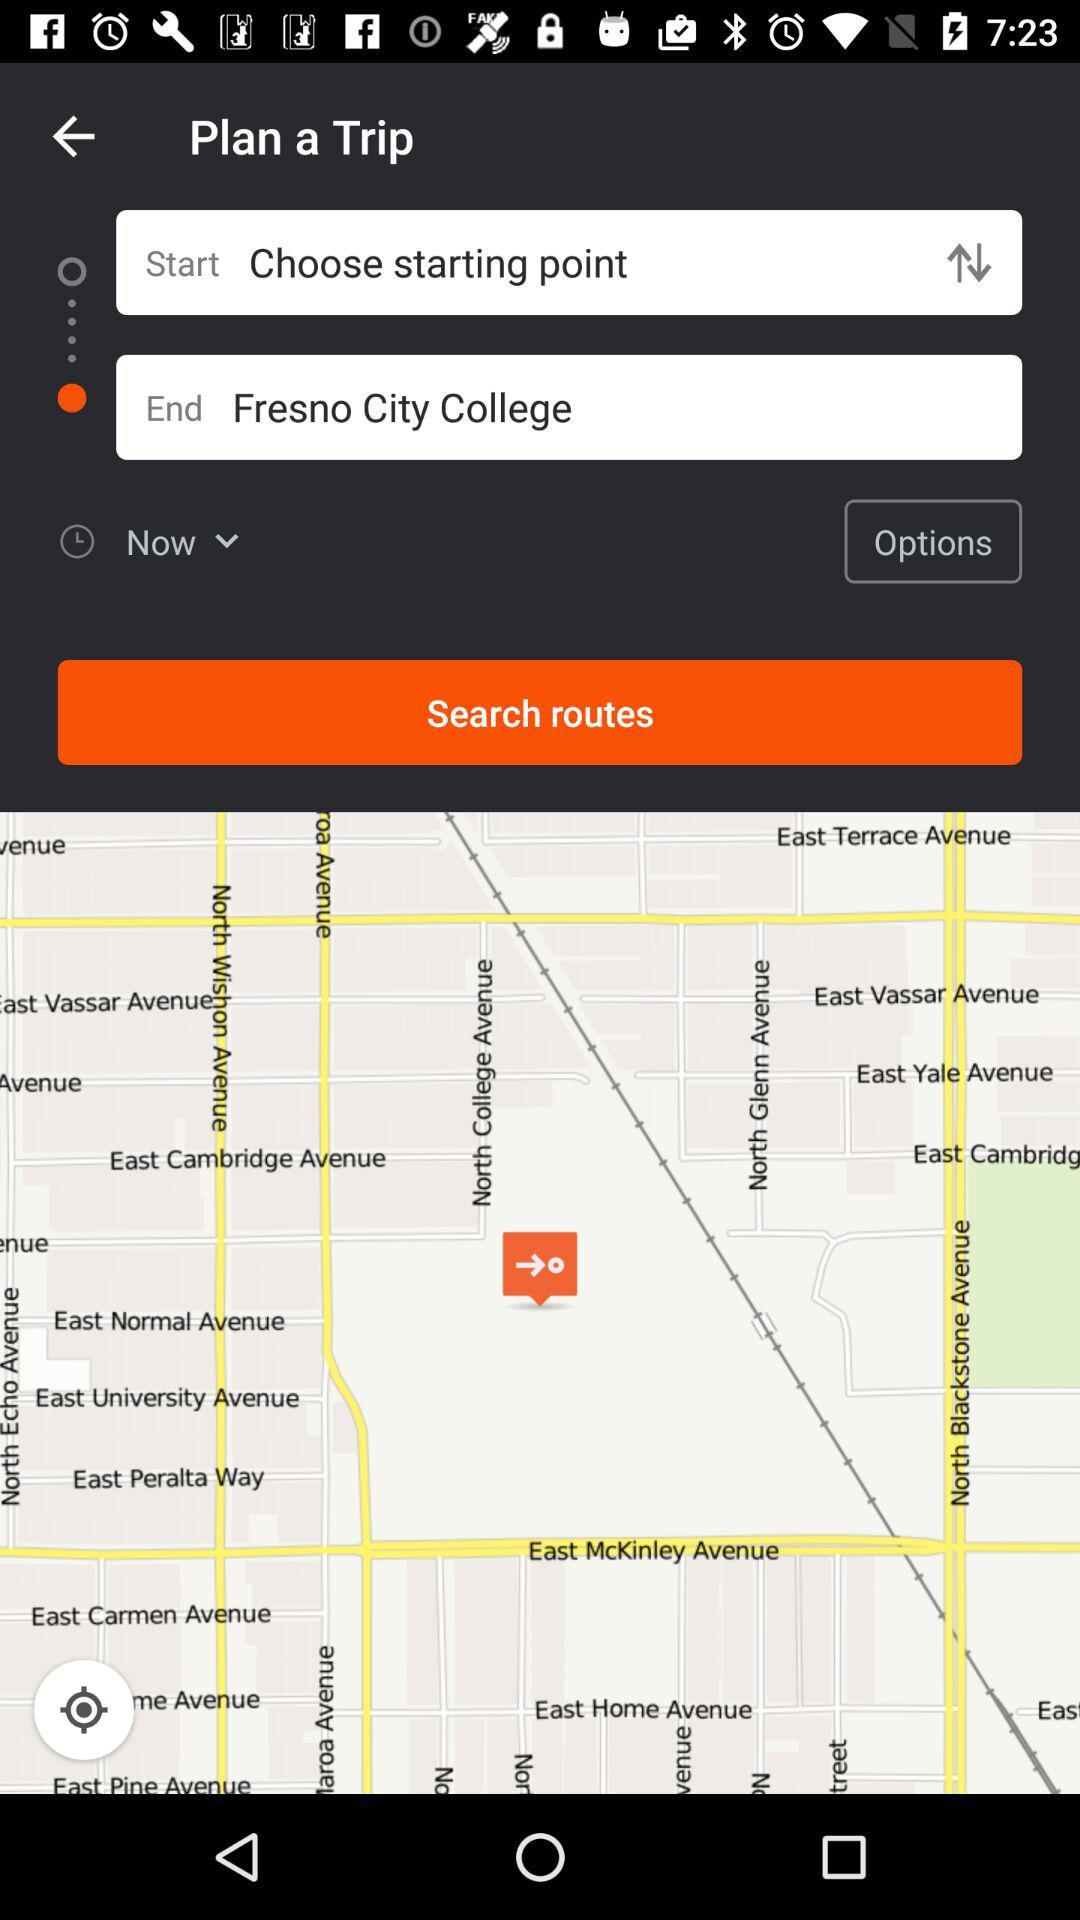  What do you see at coordinates (72, 135) in the screenshot?
I see `icon to the left of the plan a trip icon` at bounding box center [72, 135].